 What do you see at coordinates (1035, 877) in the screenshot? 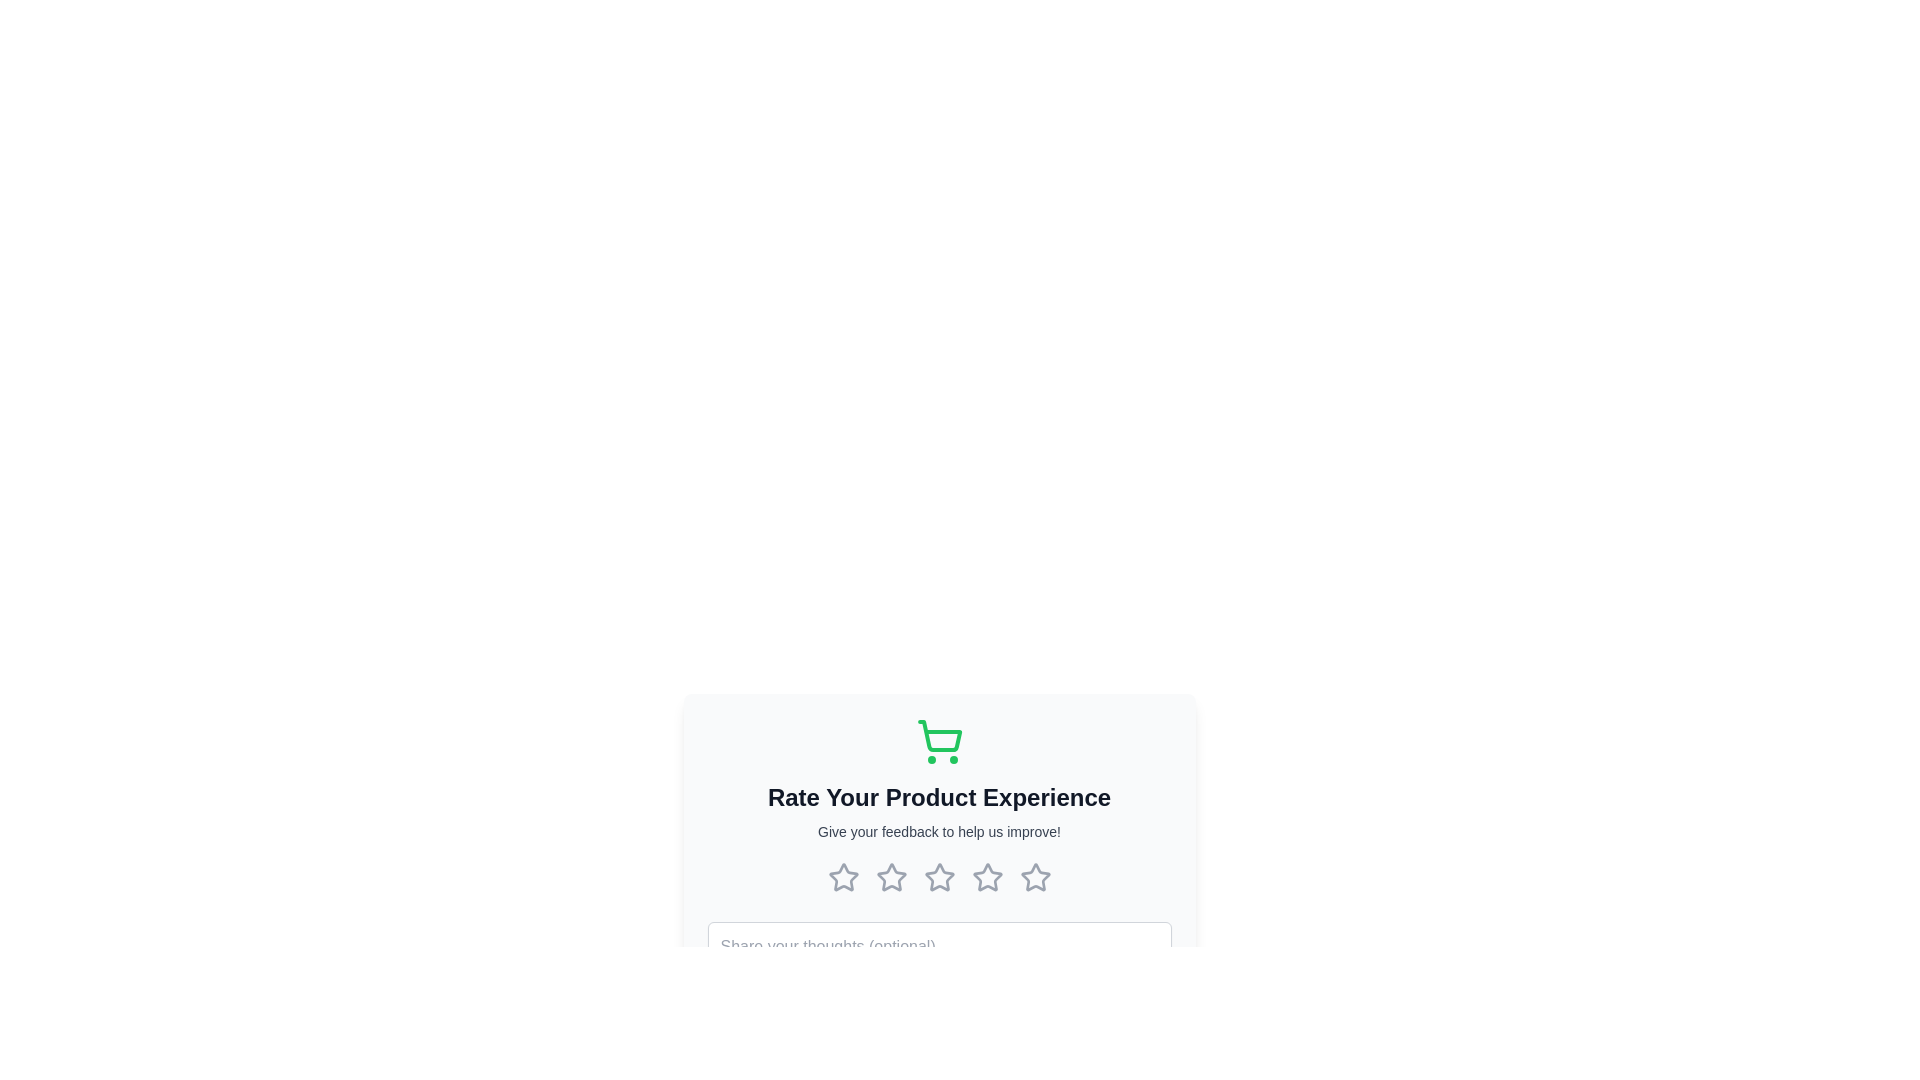
I see `the fifth star-shaped rating icon in the rating interface` at bounding box center [1035, 877].